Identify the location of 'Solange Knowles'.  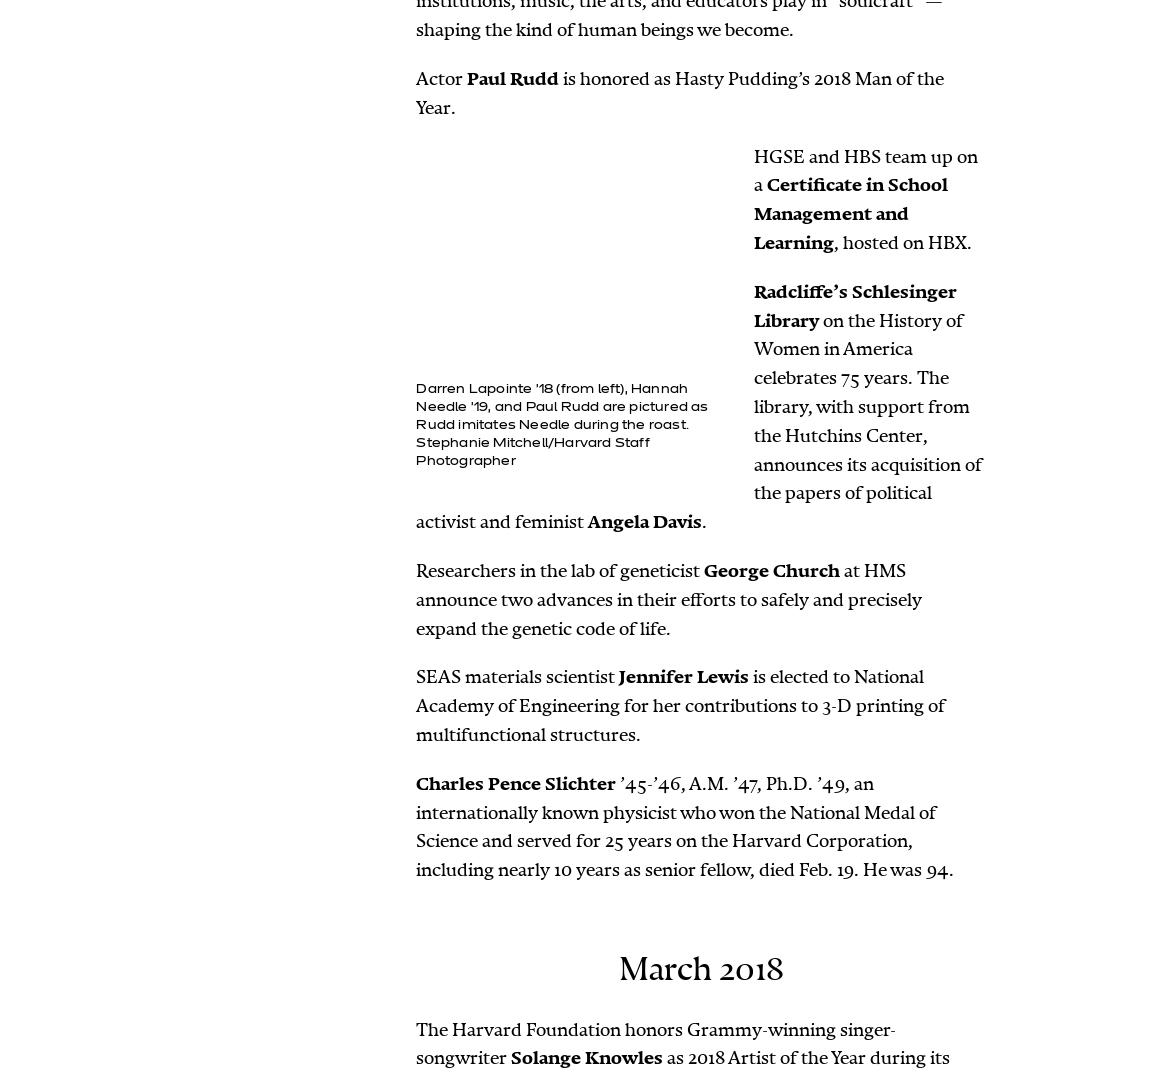
(585, 1057).